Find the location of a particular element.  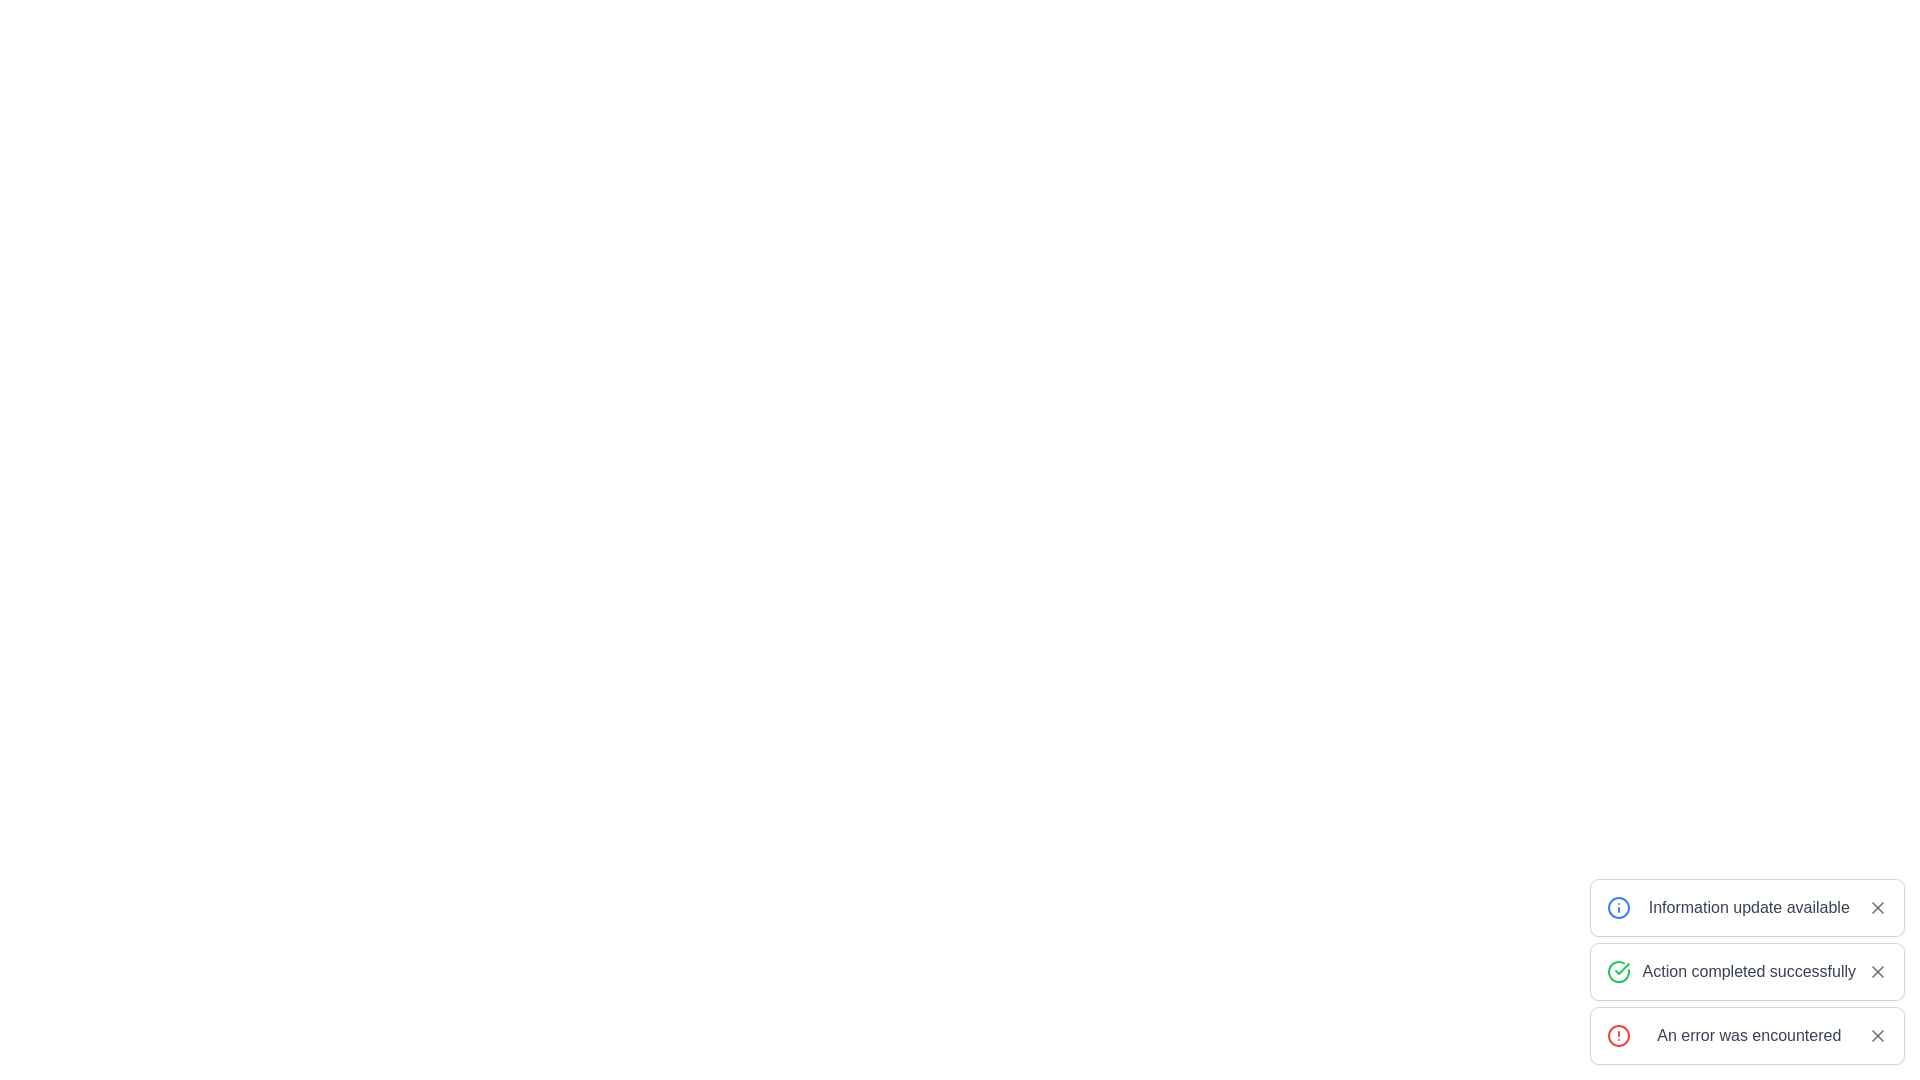

message displayed in the third notification card styled with a white background and rounded edges, which contains the text 'An error was encountered' is located at coordinates (1746, 1035).